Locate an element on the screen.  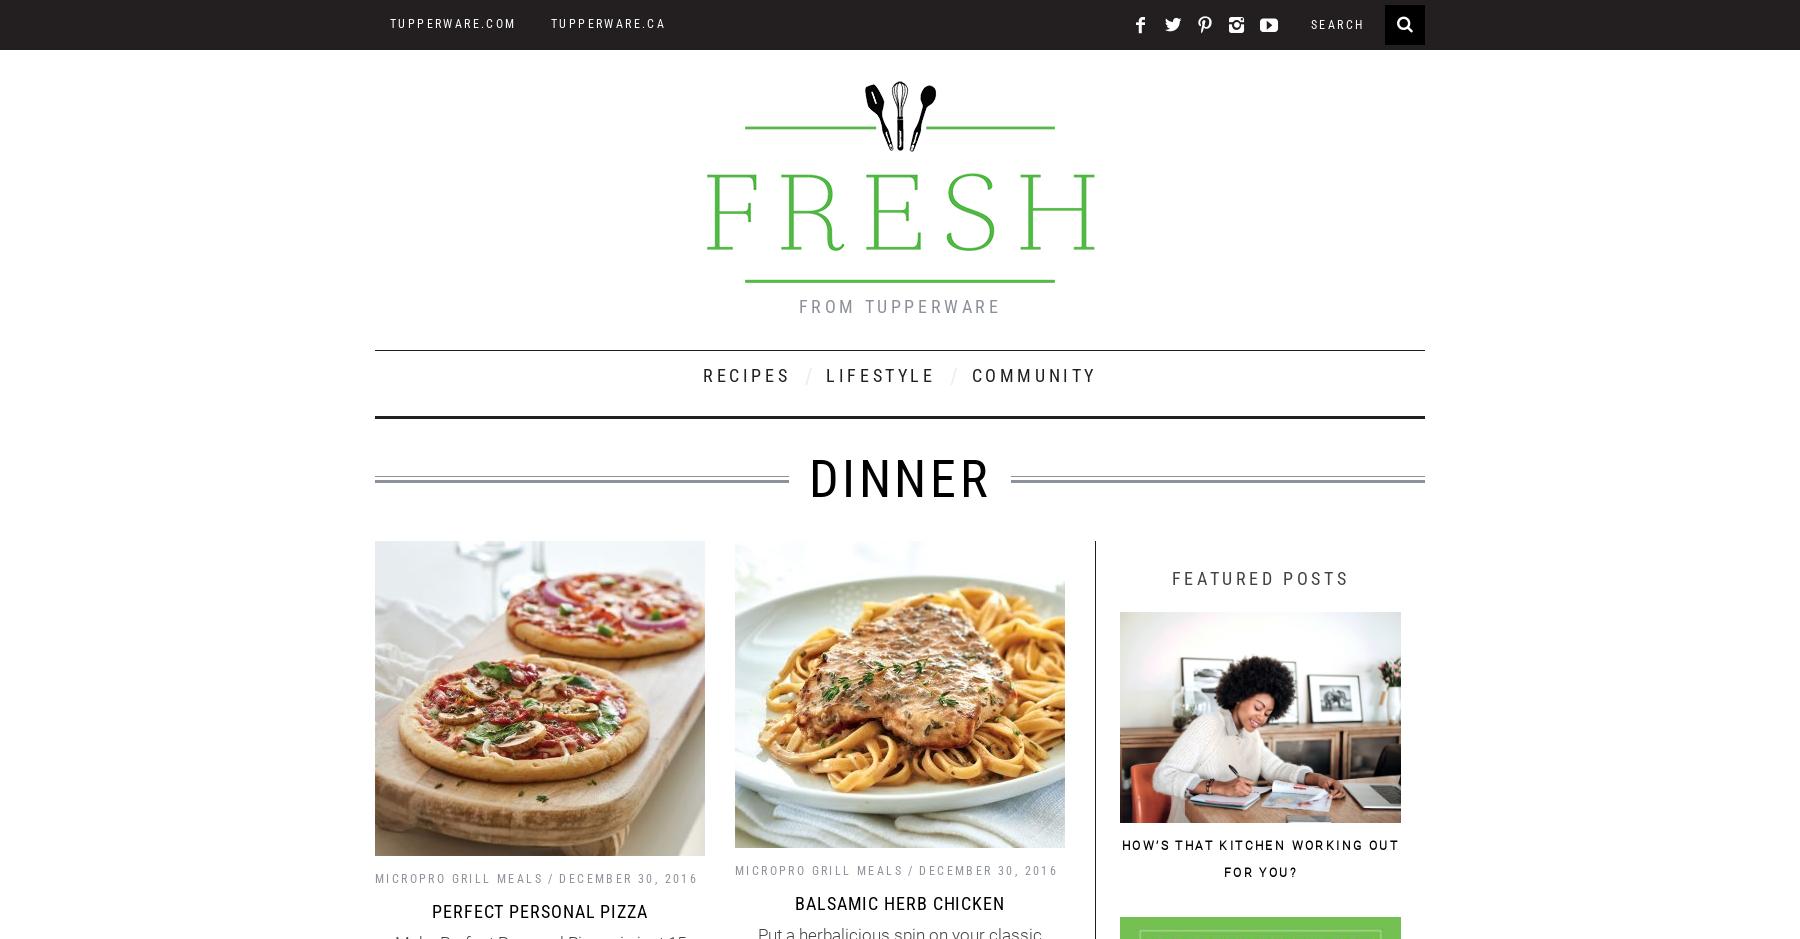
'Balsamic Herb Chicken' is located at coordinates (899, 903).